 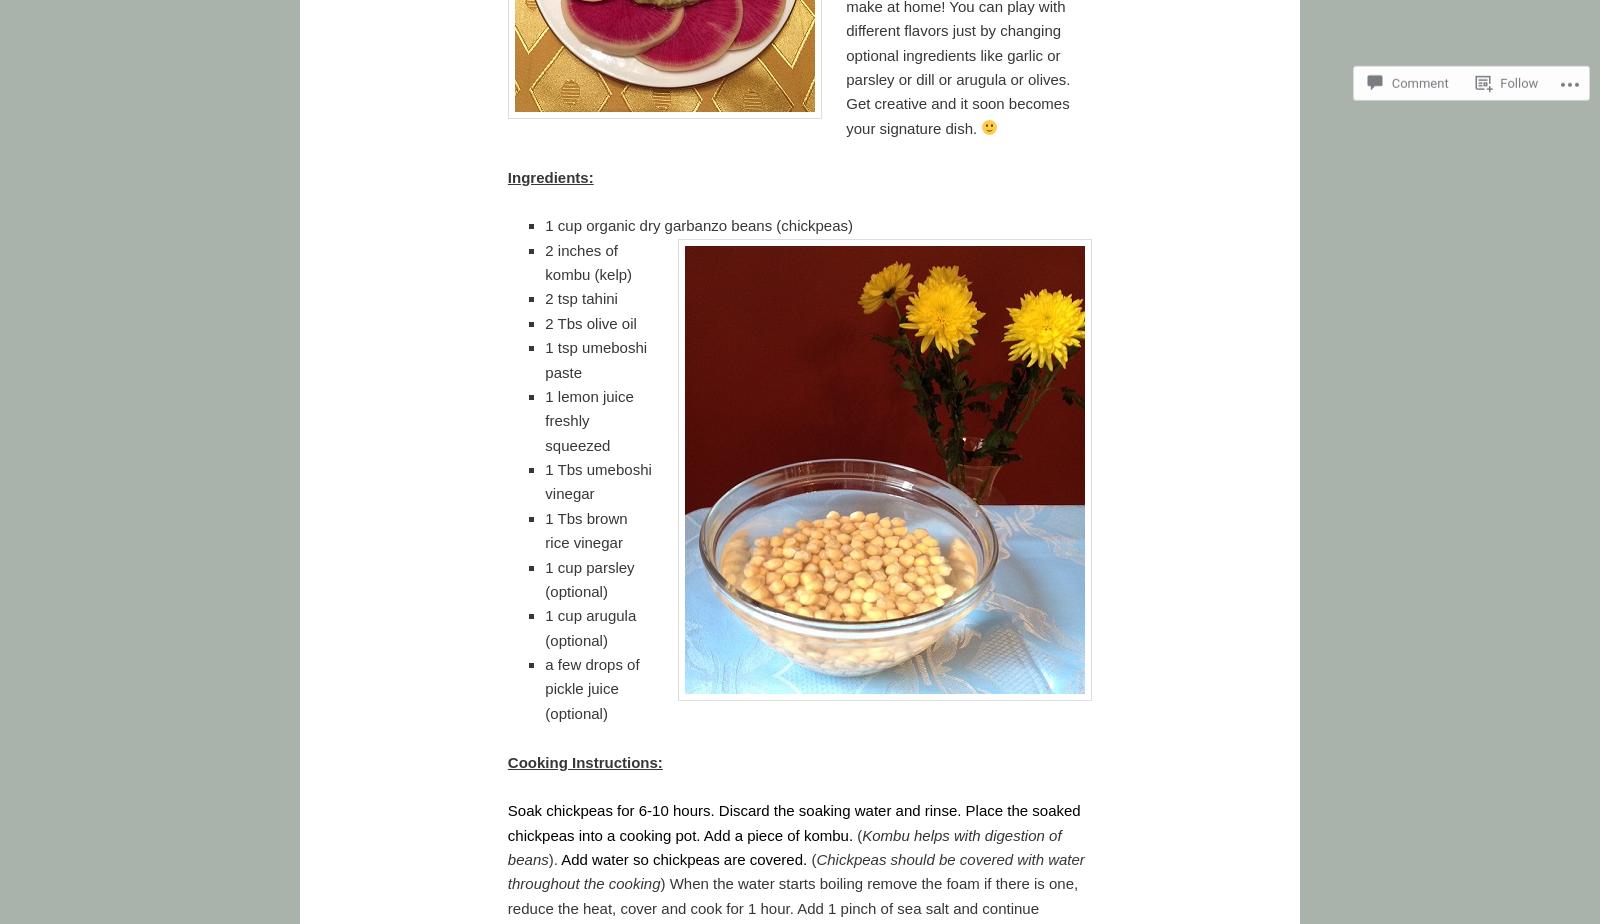 What do you see at coordinates (646, 225) in the screenshot?
I see `'1 cup organic dry garbanzo be'` at bounding box center [646, 225].